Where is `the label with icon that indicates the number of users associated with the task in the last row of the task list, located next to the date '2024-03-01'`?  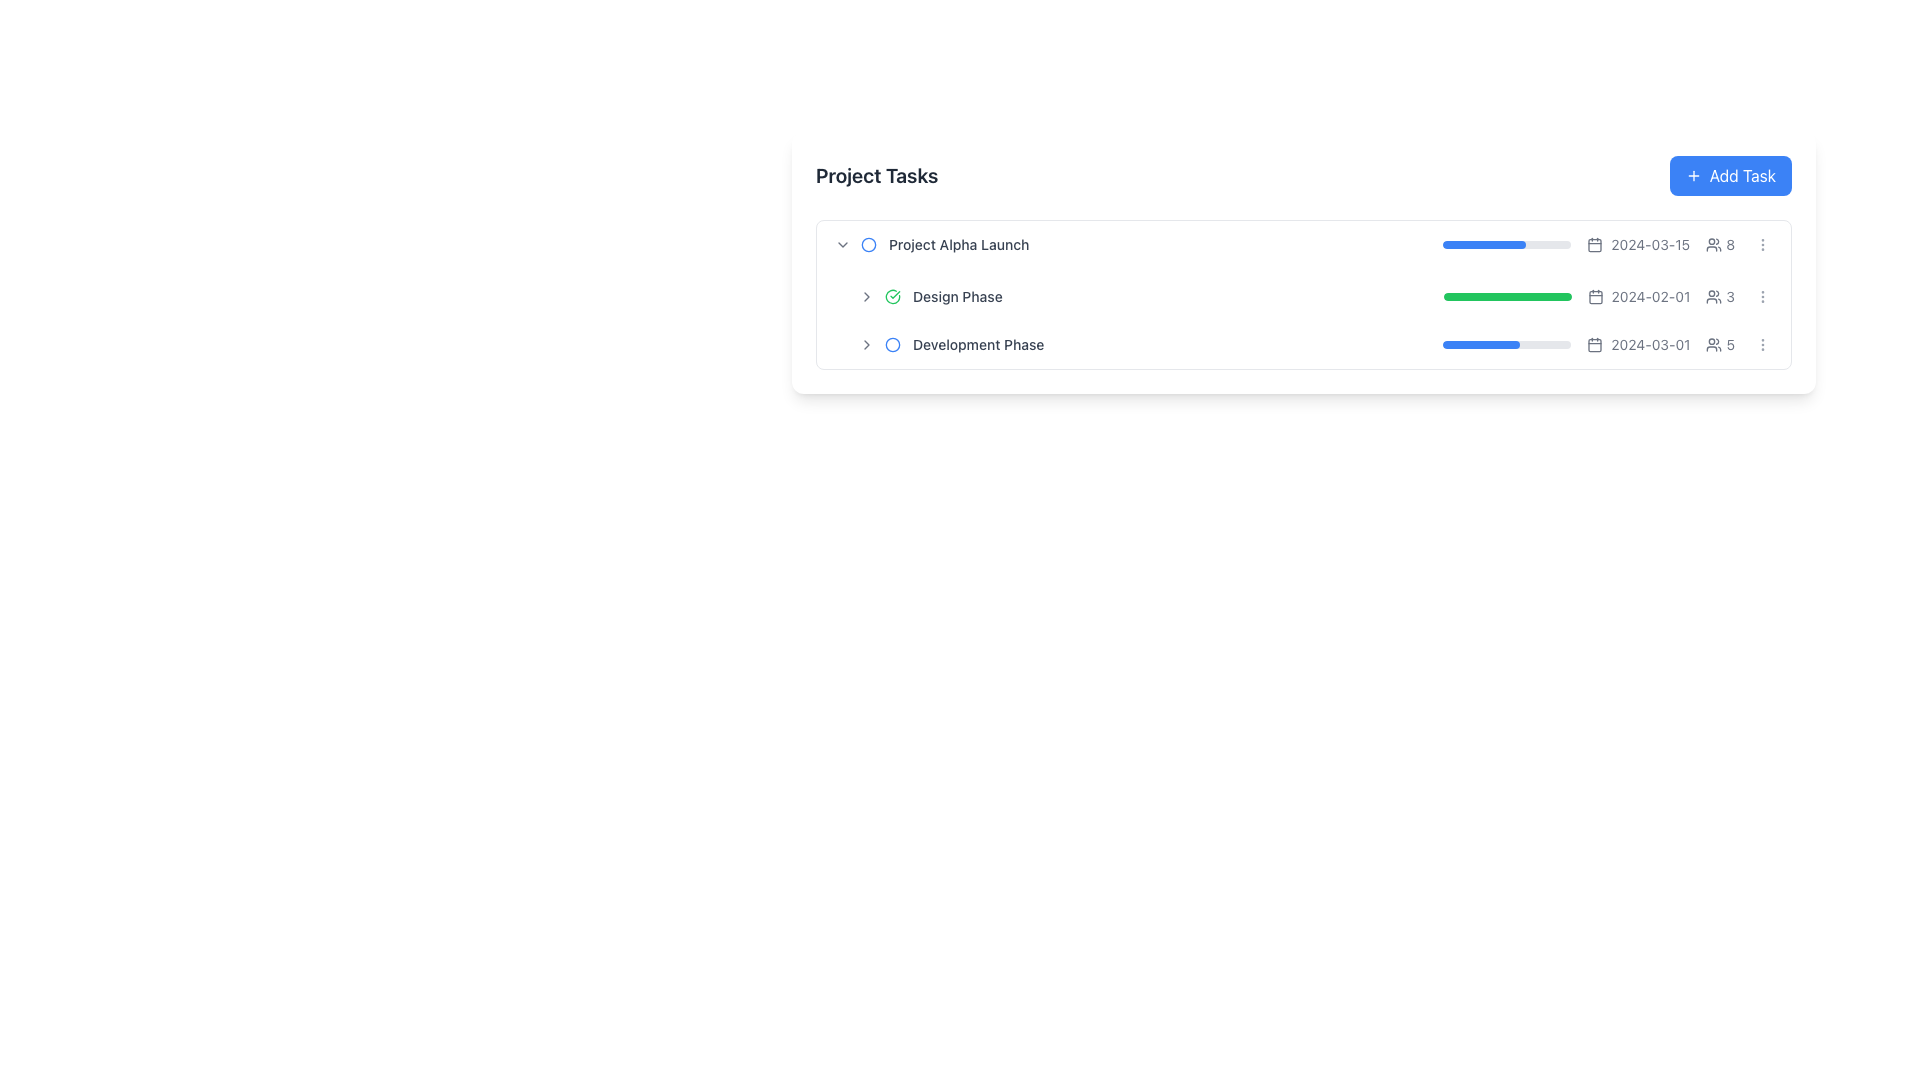
the label with icon that indicates the number of users associated with the task in the last row of the task list, located next to the date '2024-03-01' is located at coordinates (1719, 343).